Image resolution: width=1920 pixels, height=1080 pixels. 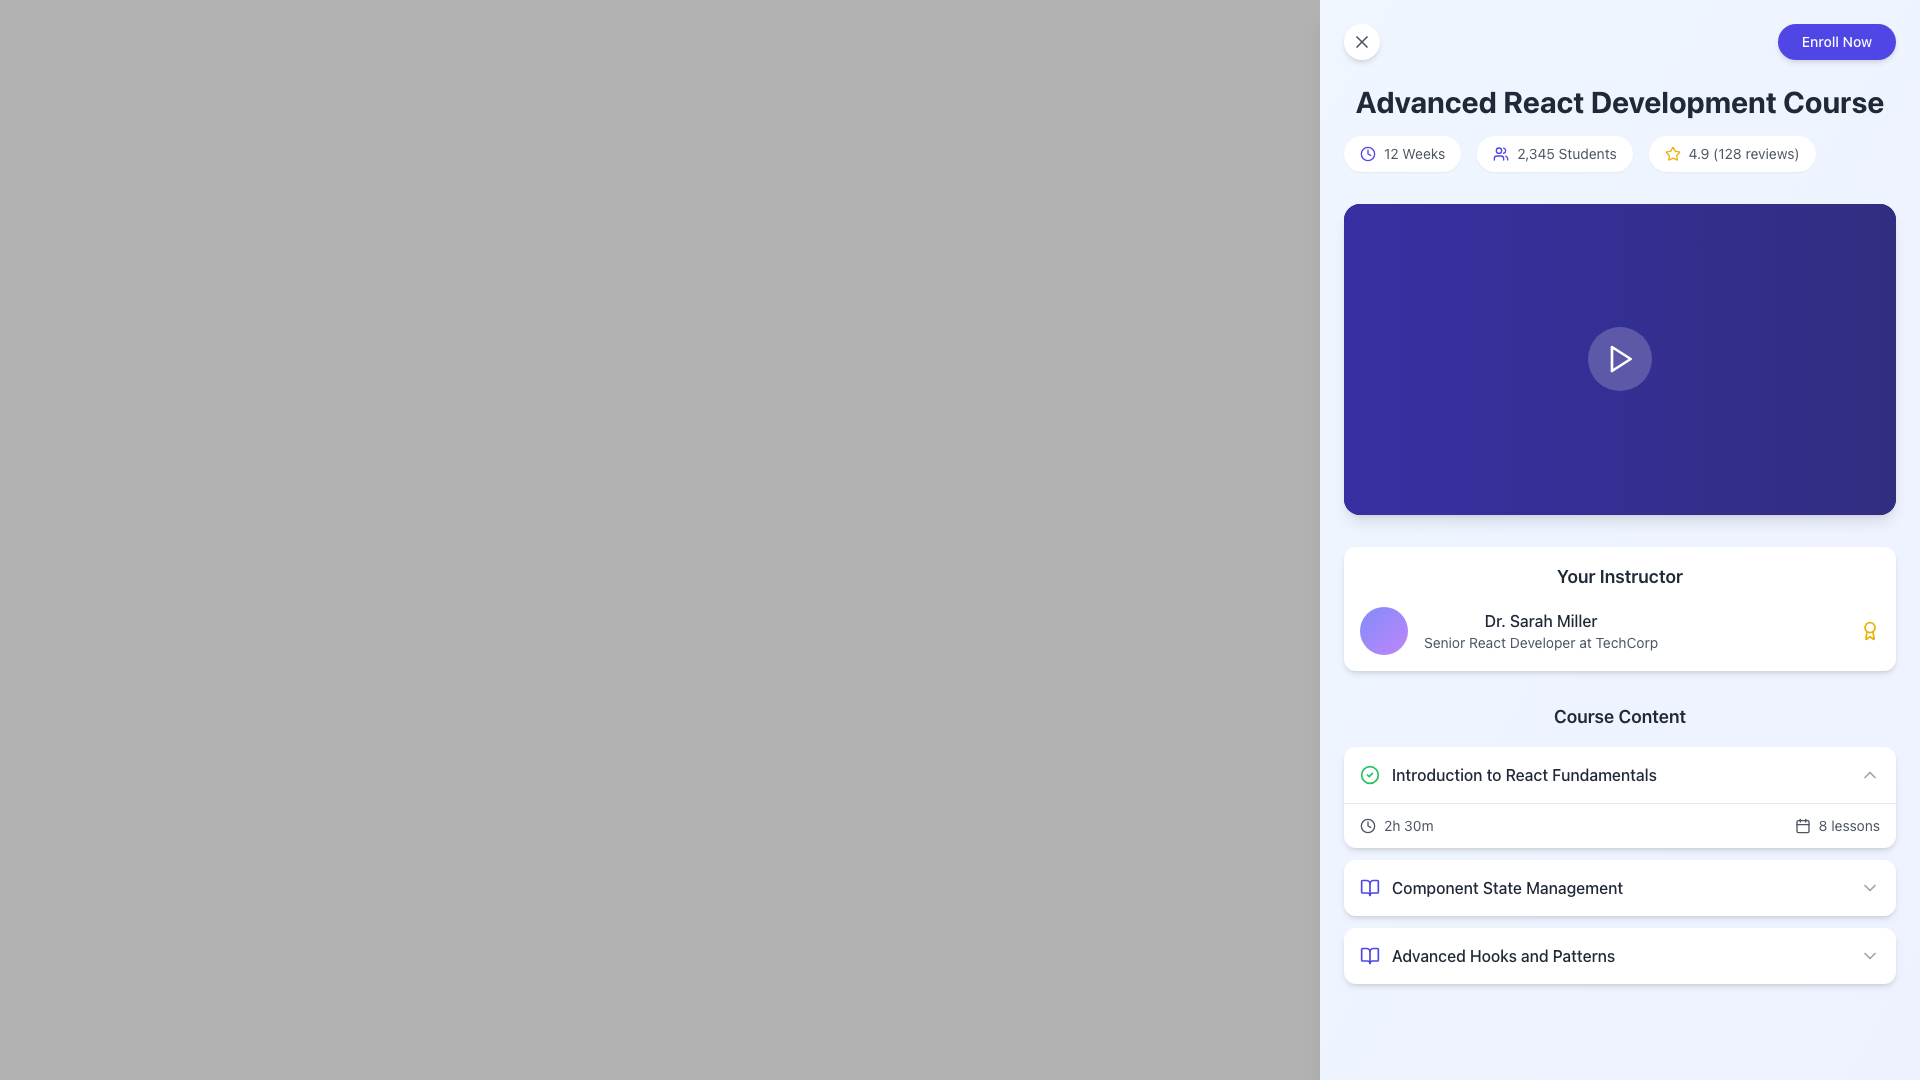 I want to click on the circular play button with a semi-transparent white background and a solid white outline, so click(x=1620, y=357).